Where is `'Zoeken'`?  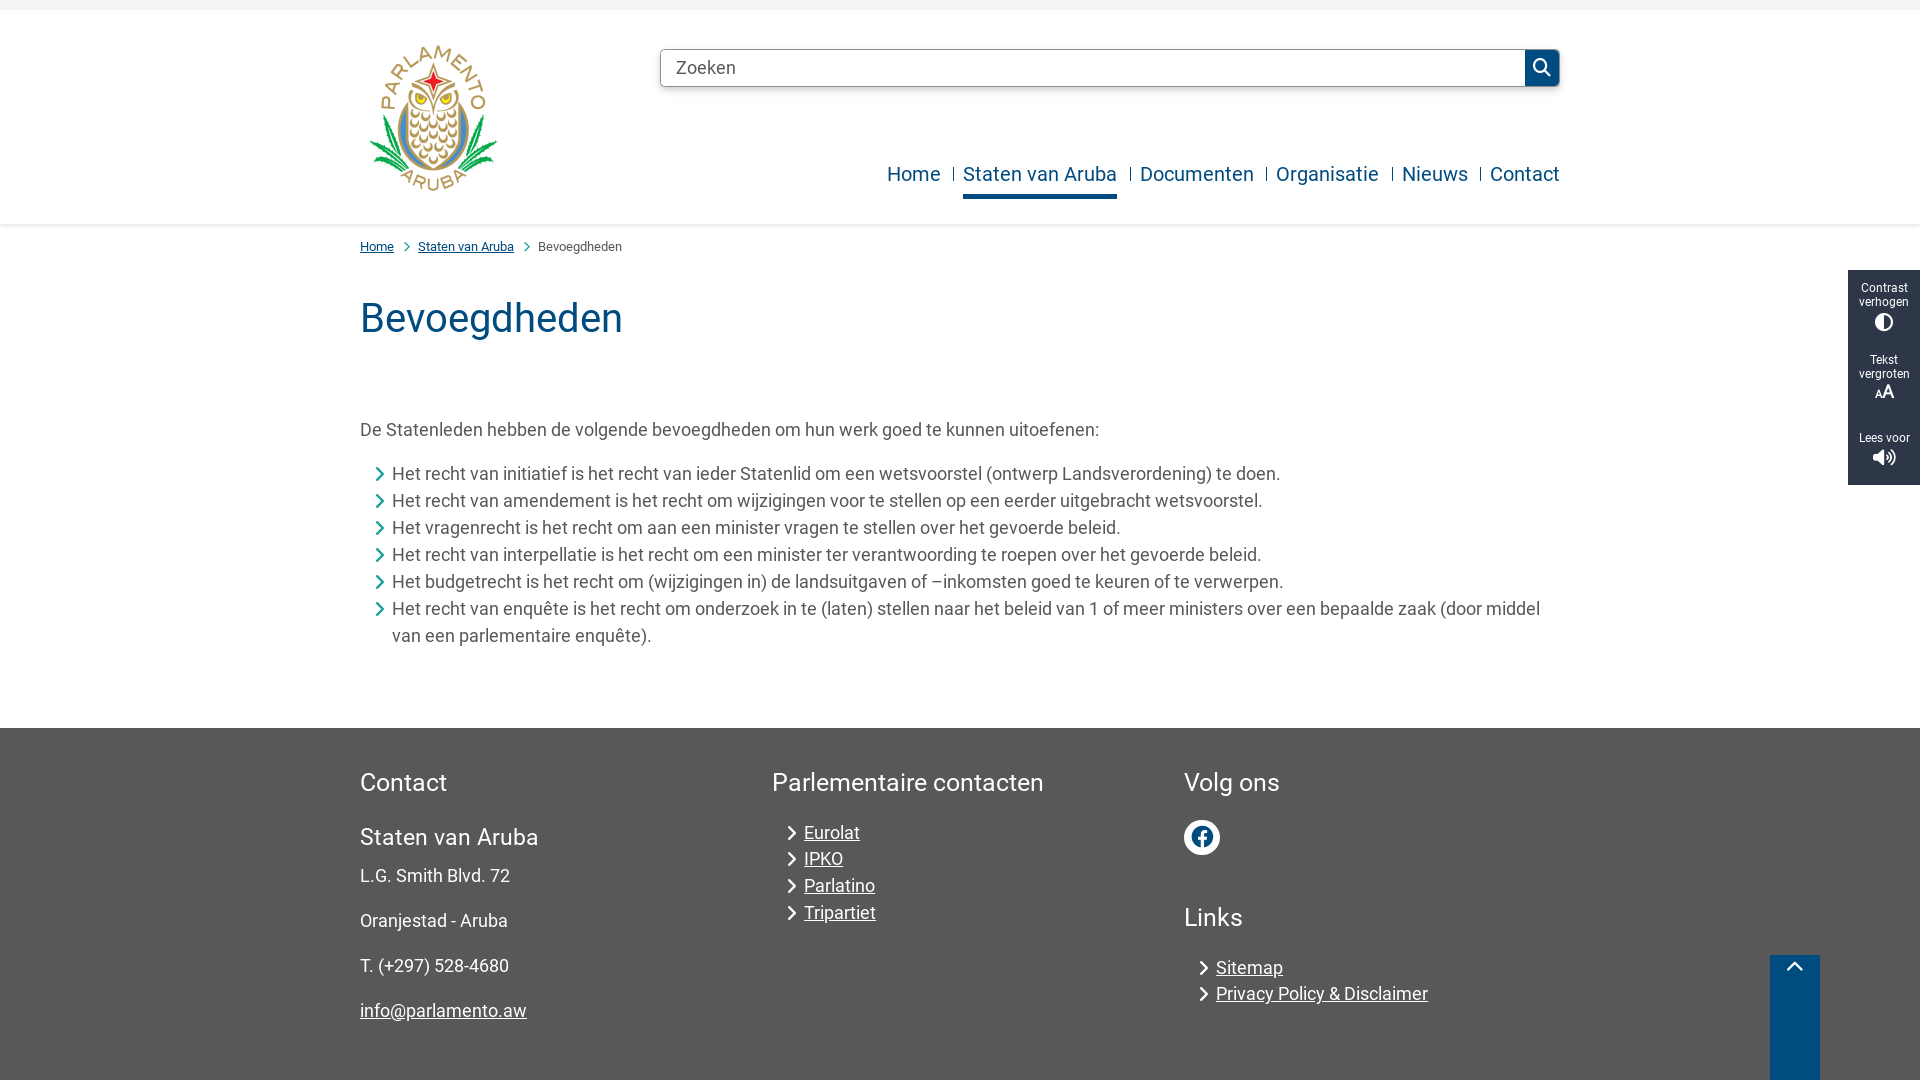
'Zoeken' is located at coordinates (1540, 67).